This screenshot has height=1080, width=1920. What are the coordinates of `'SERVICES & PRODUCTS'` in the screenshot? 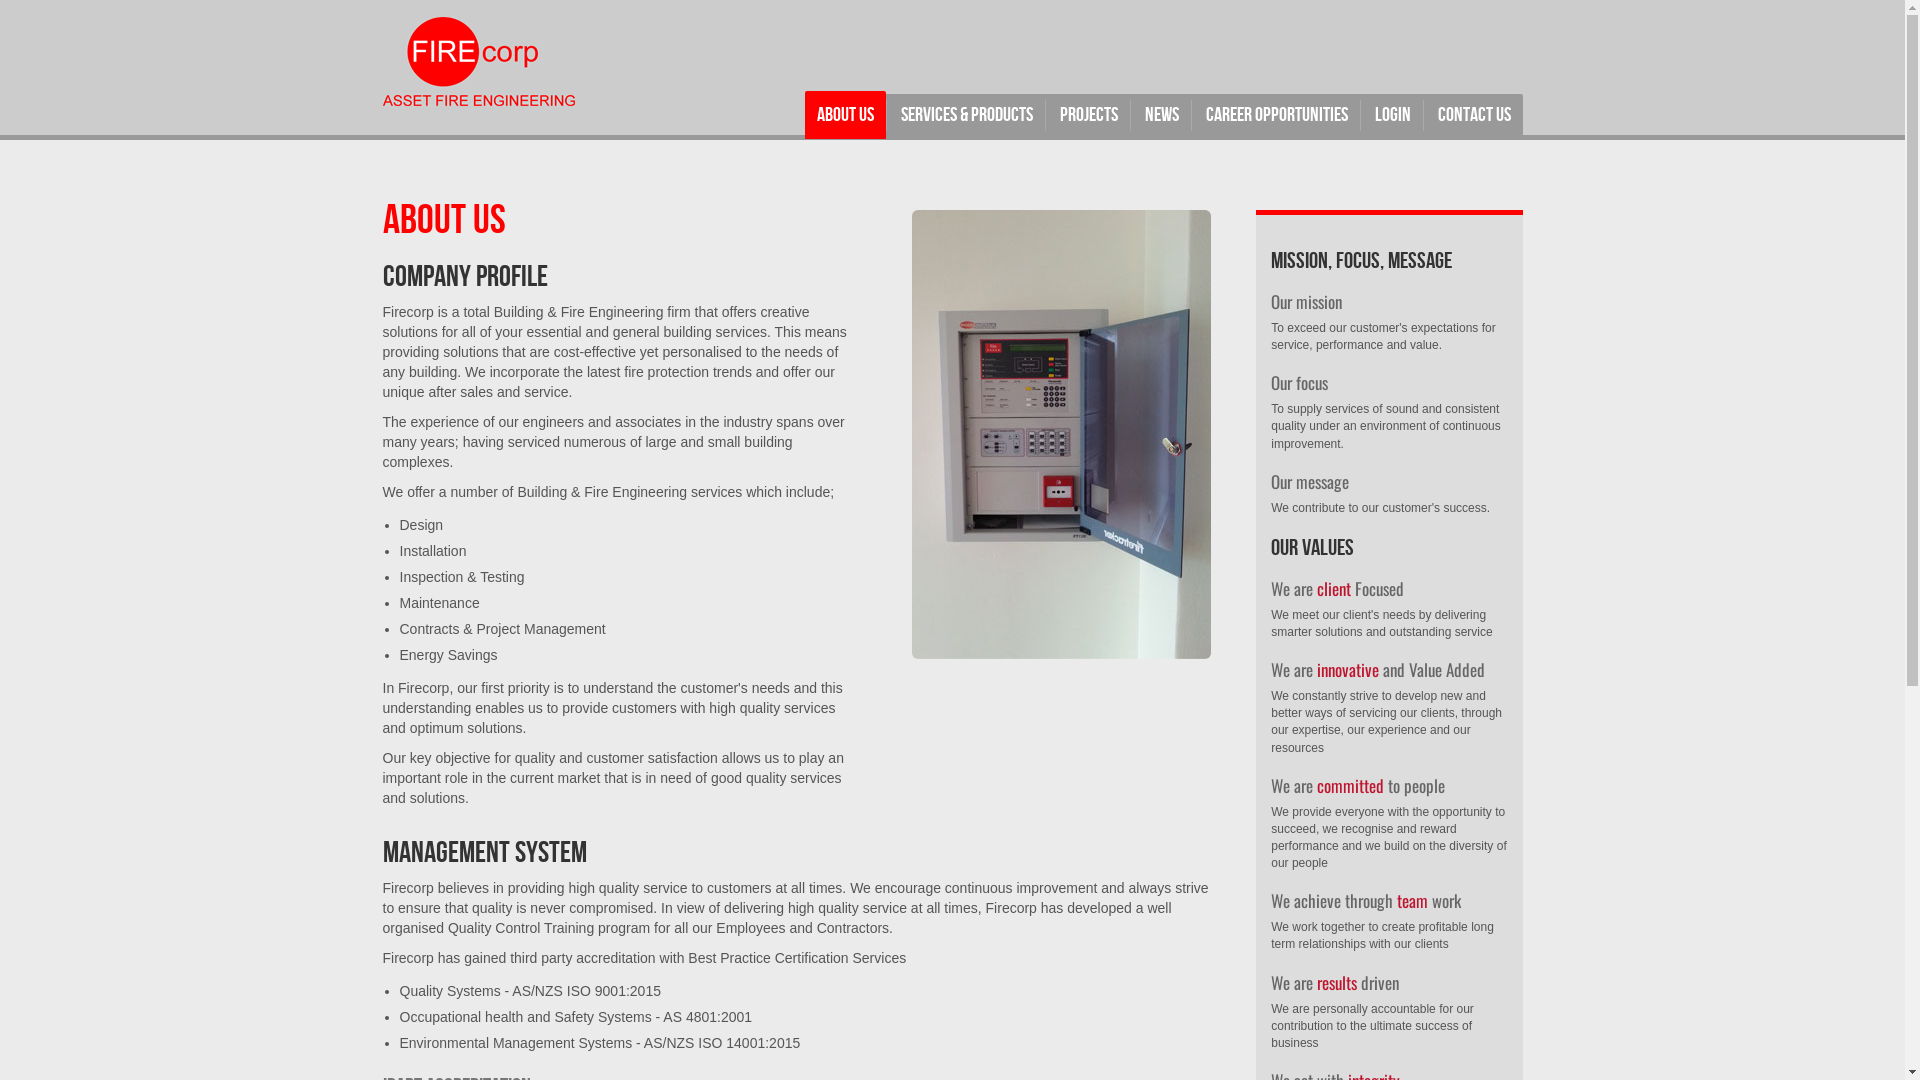 It's located at (965, 115).